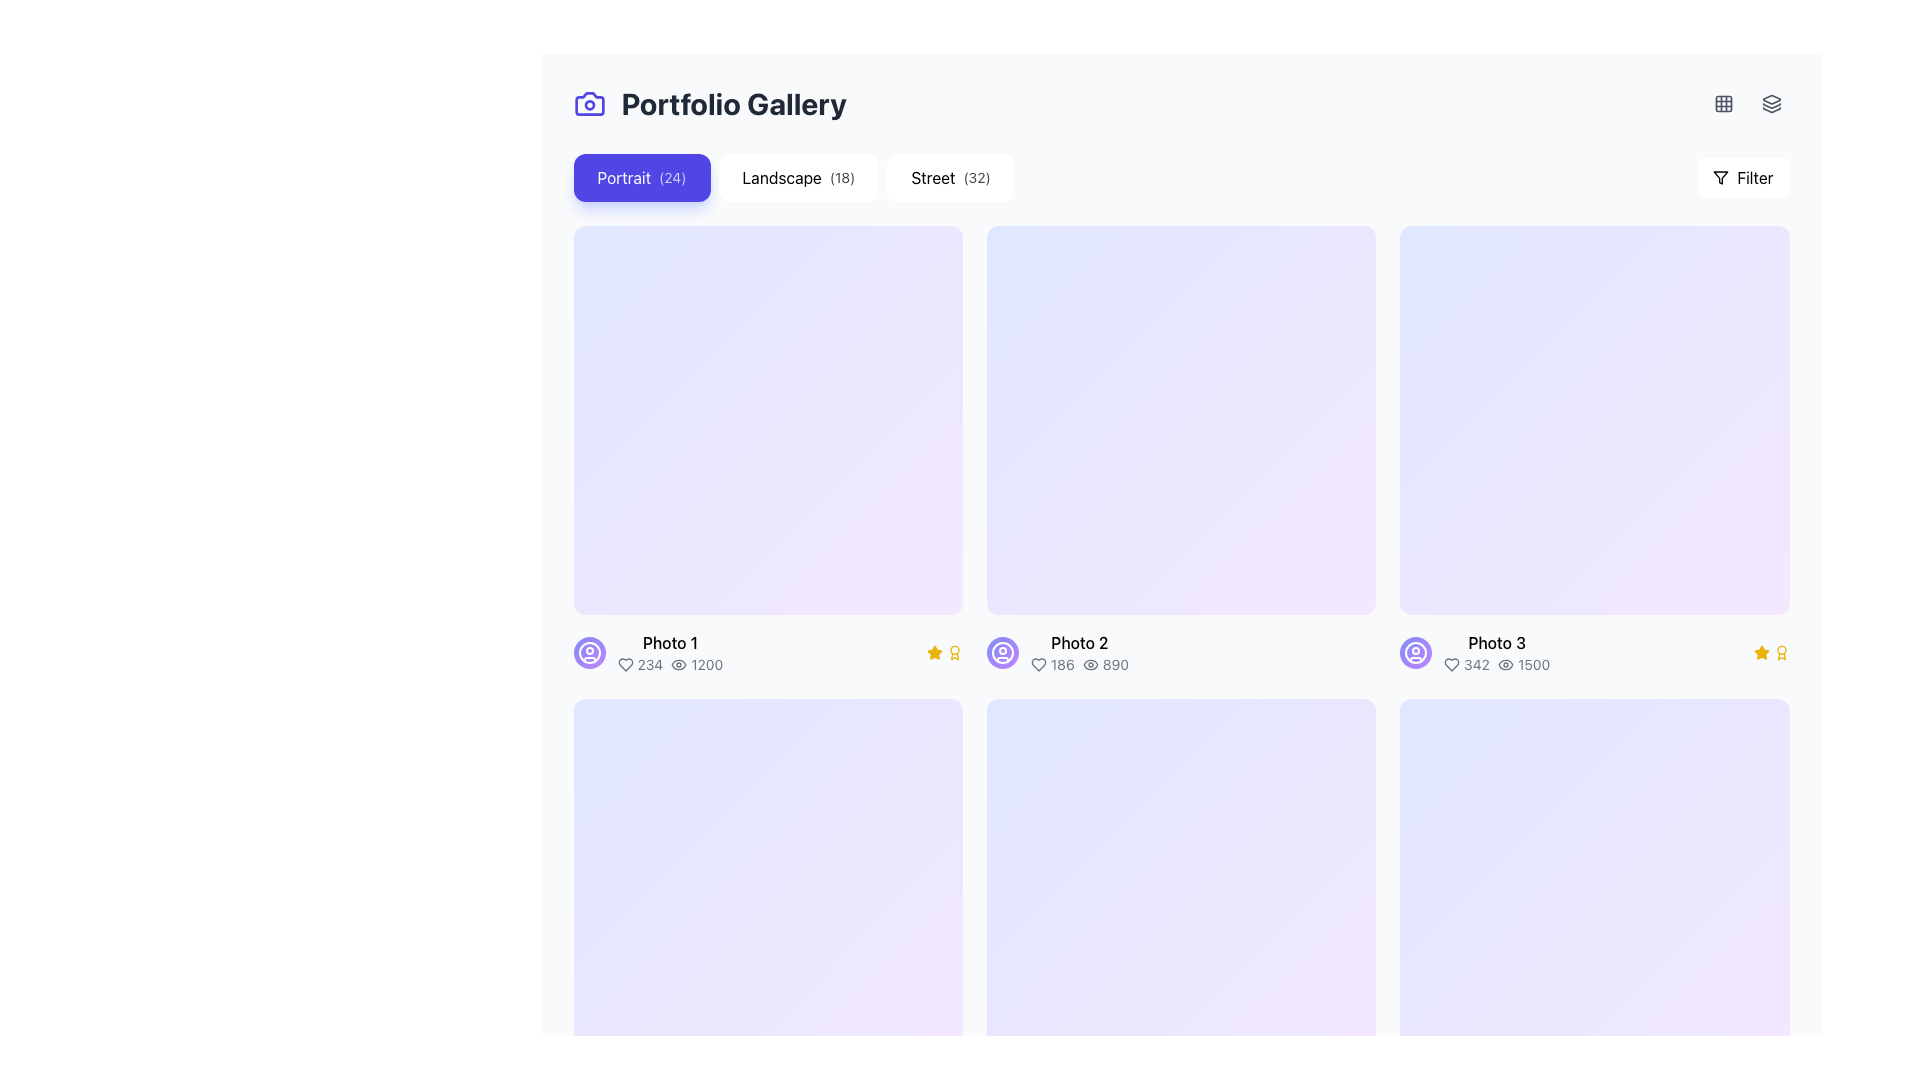 This screenshot has width=1920, height=1080. Describe the element at coordinates (767, 653) in the screenshot. I see `the Information bar with metadata and action icons located at the bottom of the first grid entry in the gallery layout for reordering` at that location.